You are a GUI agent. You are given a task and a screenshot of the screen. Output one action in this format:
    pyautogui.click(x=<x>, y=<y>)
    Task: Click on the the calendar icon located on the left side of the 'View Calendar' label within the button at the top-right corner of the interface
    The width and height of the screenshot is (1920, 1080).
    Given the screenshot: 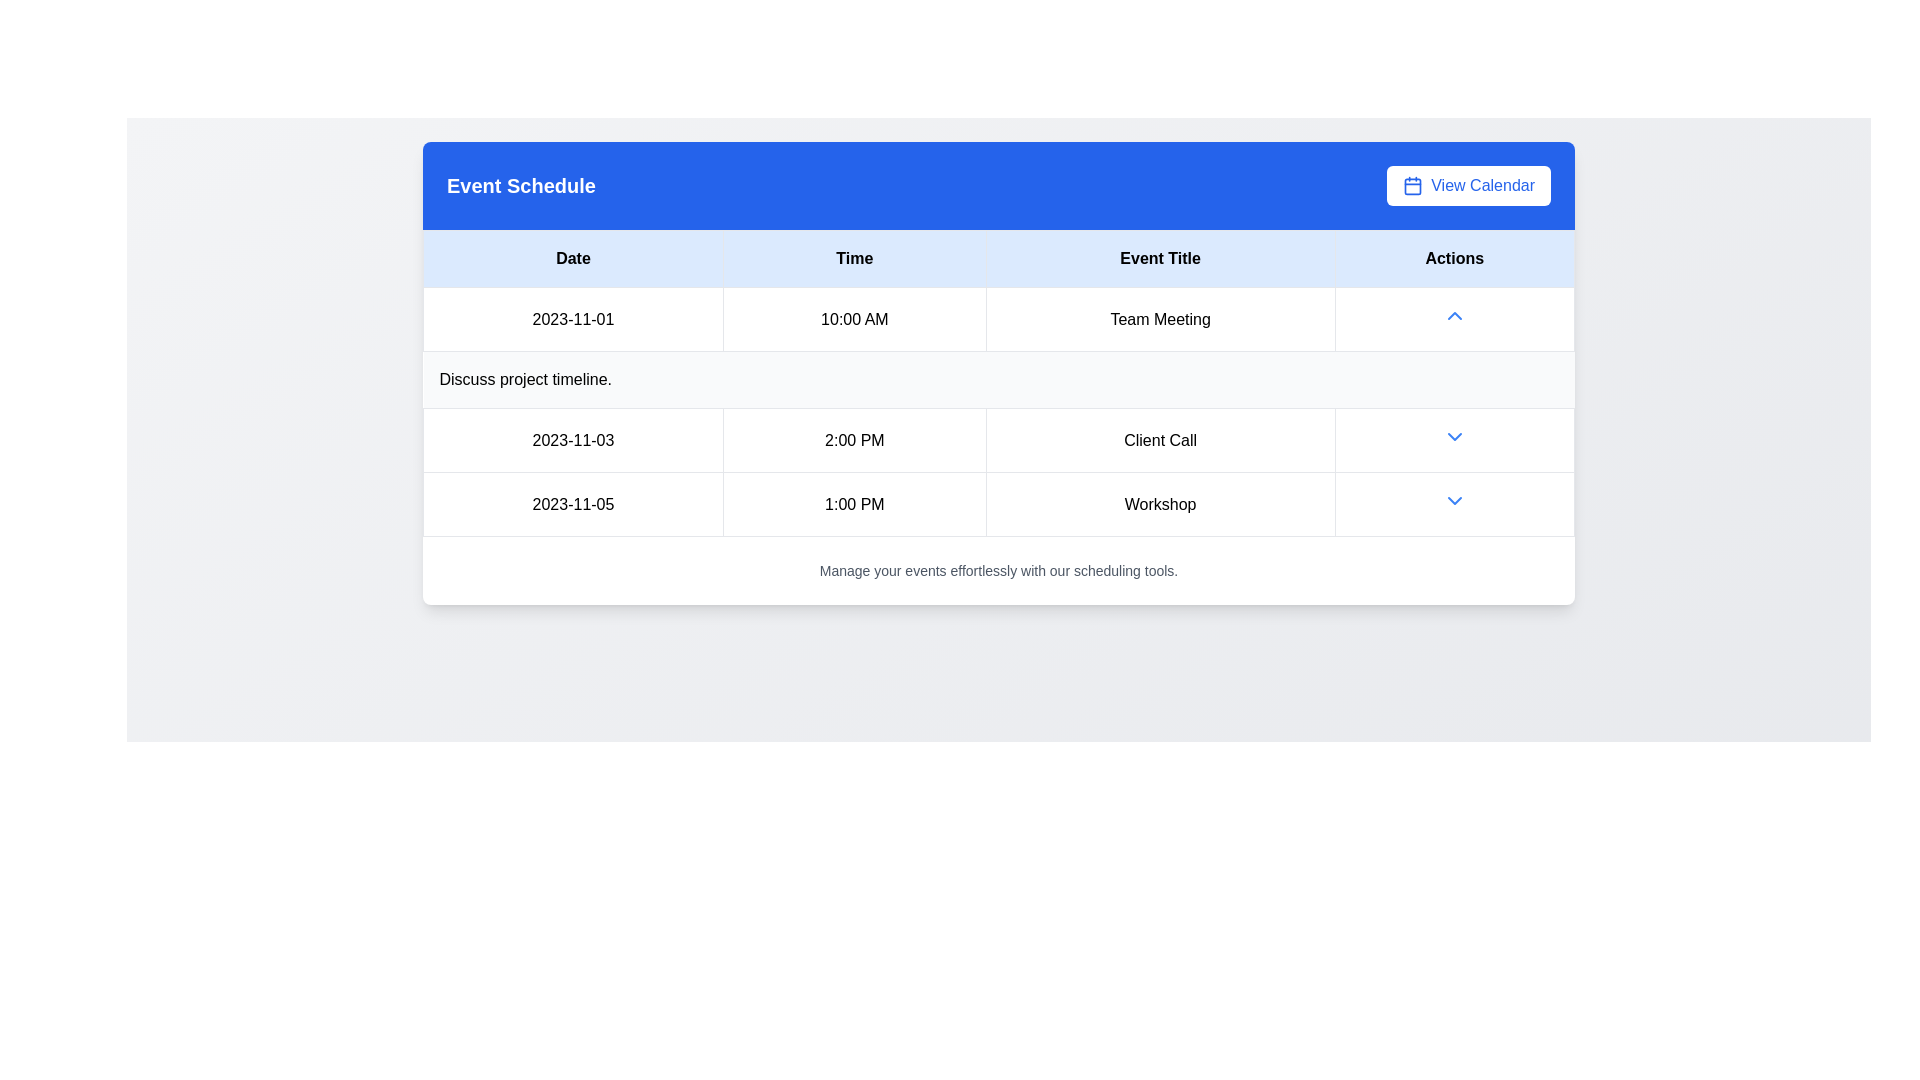 What is the action you would take?
    pyautogui.click(x=1412, y=185)
    